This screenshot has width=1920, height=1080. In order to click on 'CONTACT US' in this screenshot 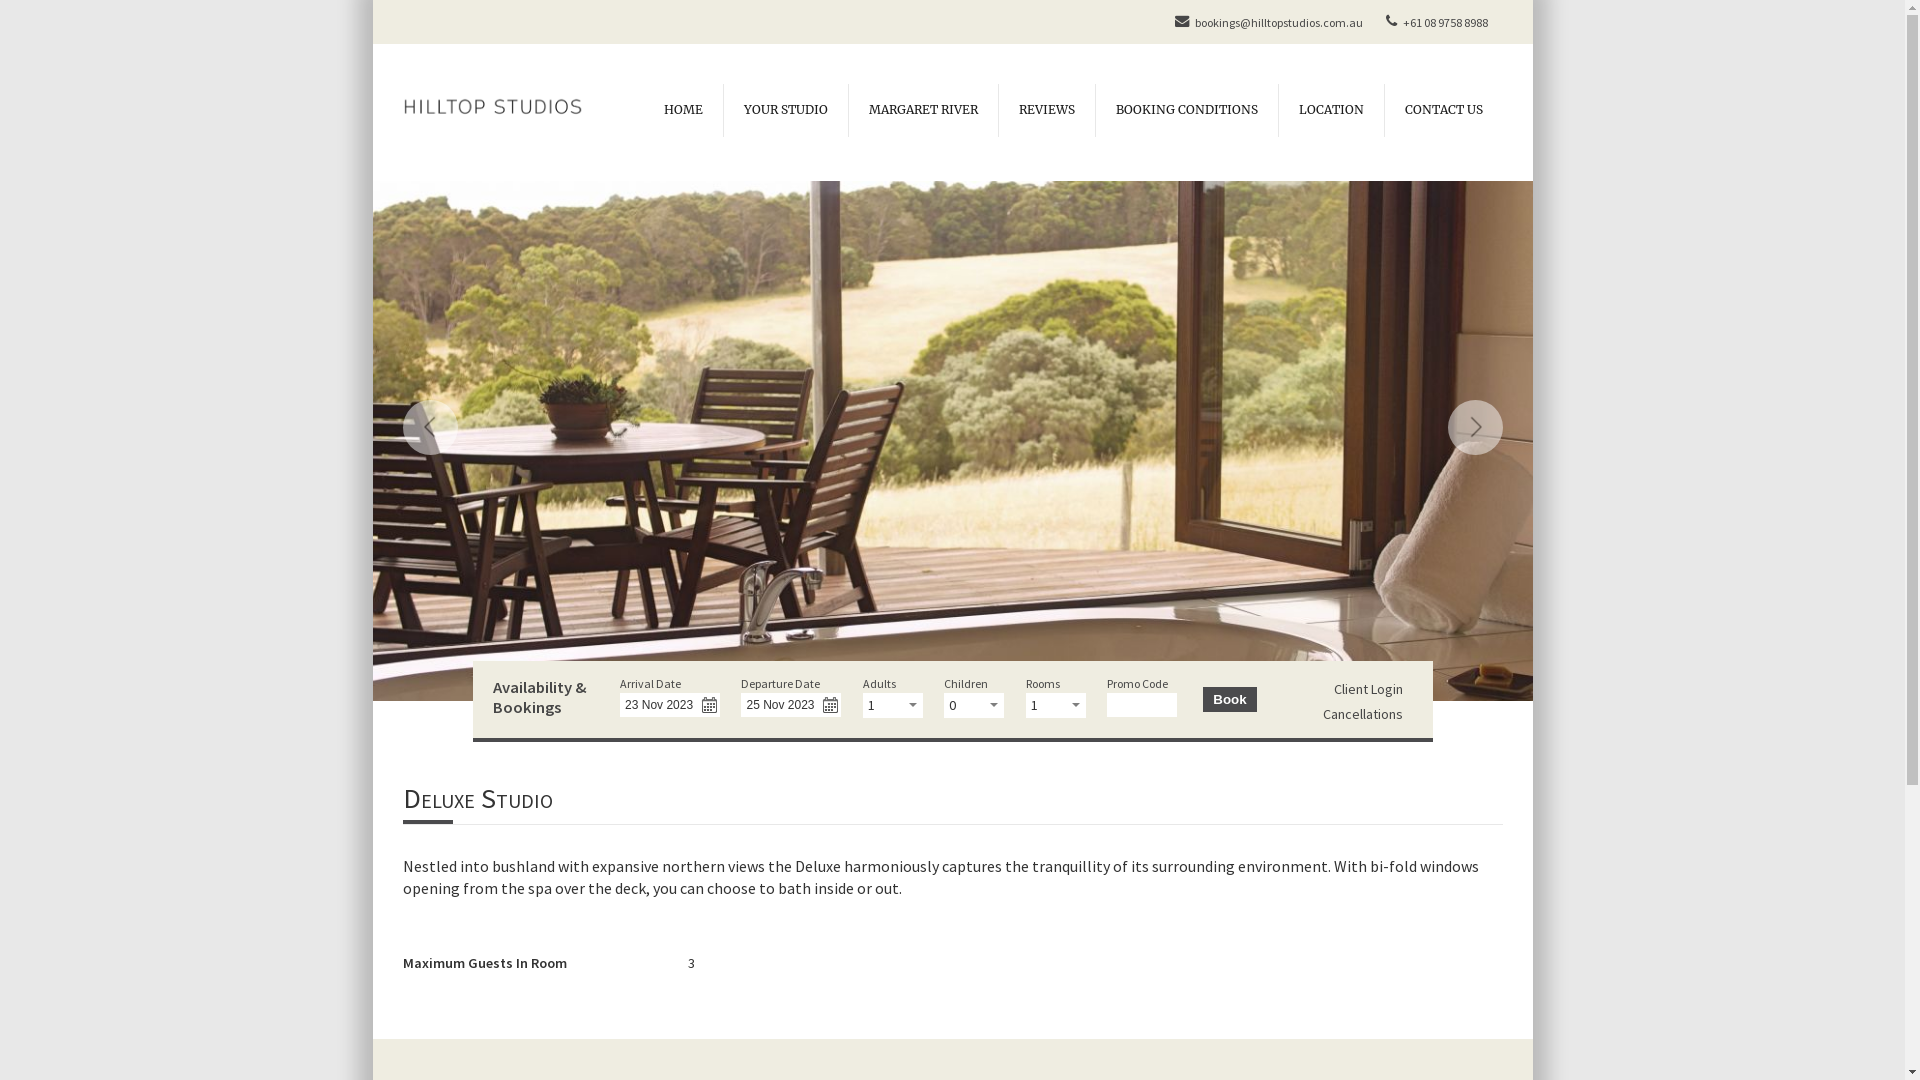, I will do `click(1443, 110)`.